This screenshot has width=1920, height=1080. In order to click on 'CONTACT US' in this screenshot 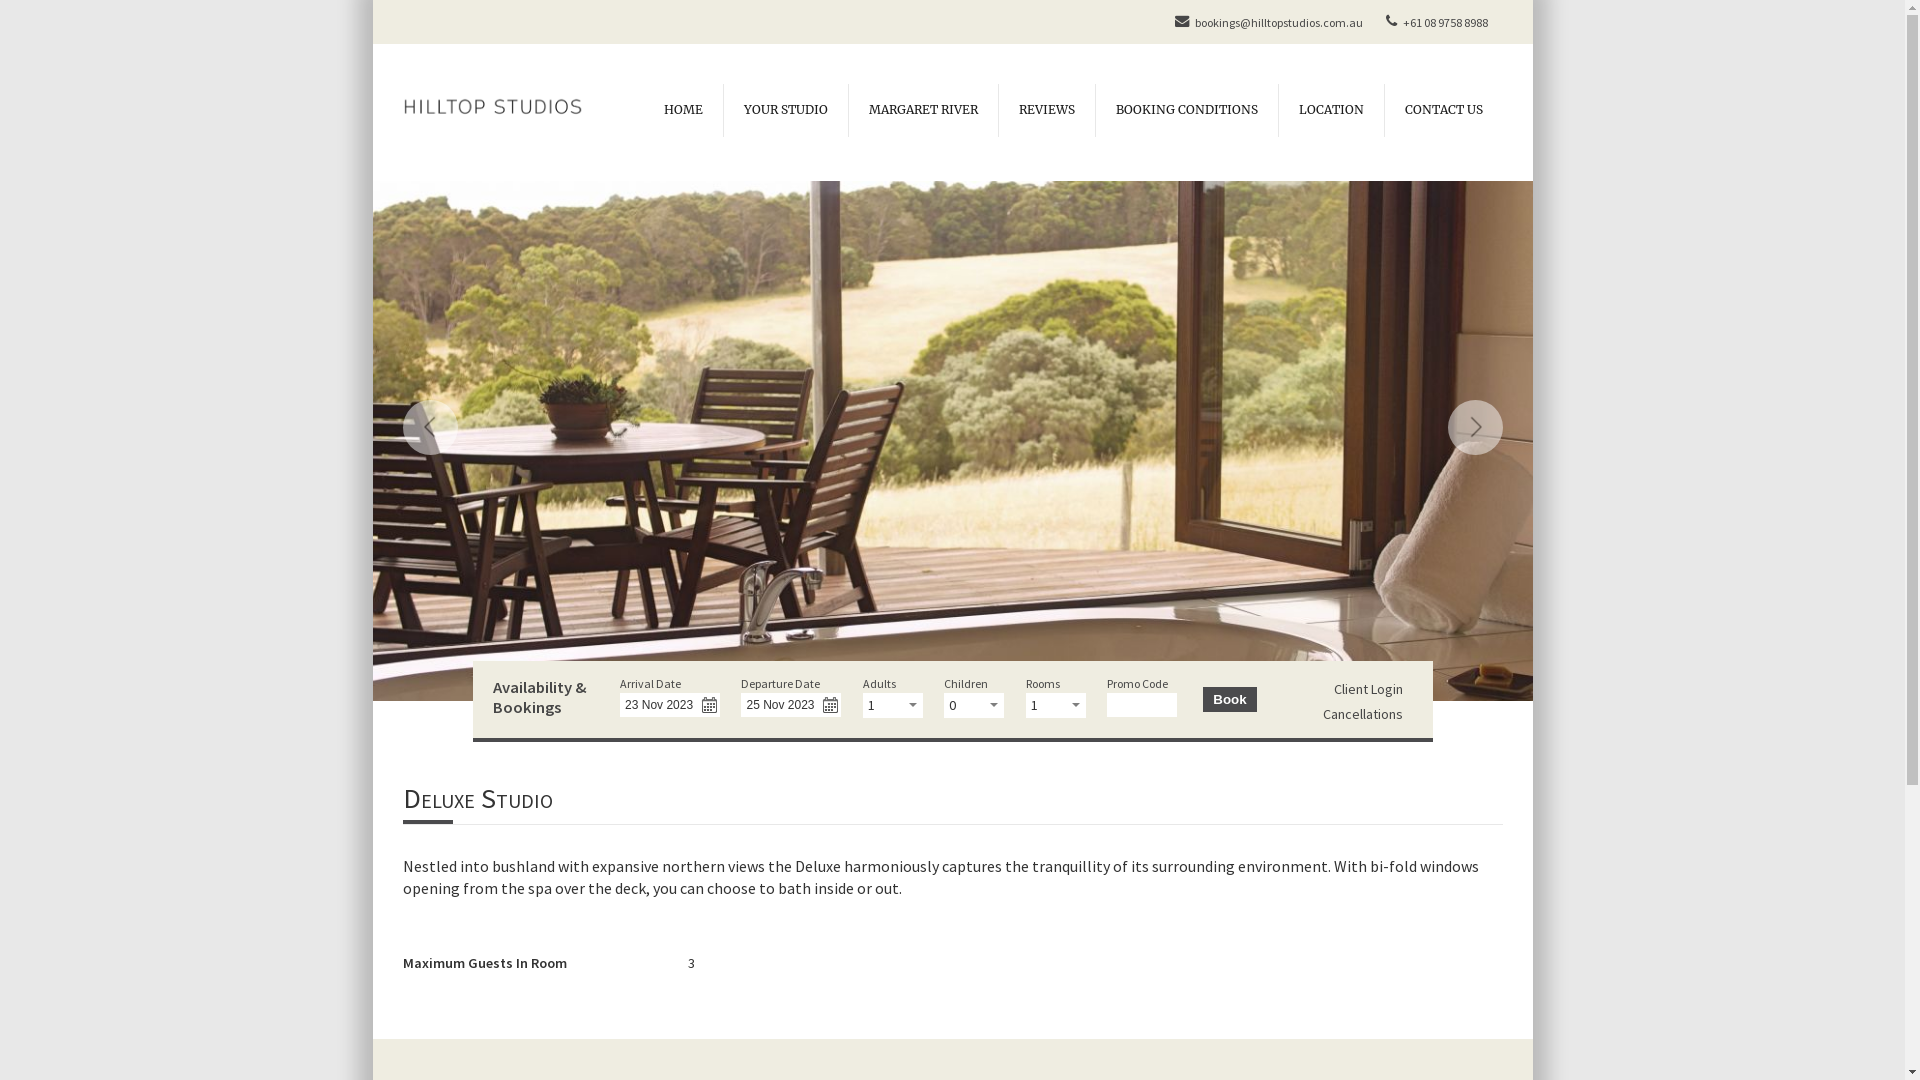, I will do `click(1443, 110)`.